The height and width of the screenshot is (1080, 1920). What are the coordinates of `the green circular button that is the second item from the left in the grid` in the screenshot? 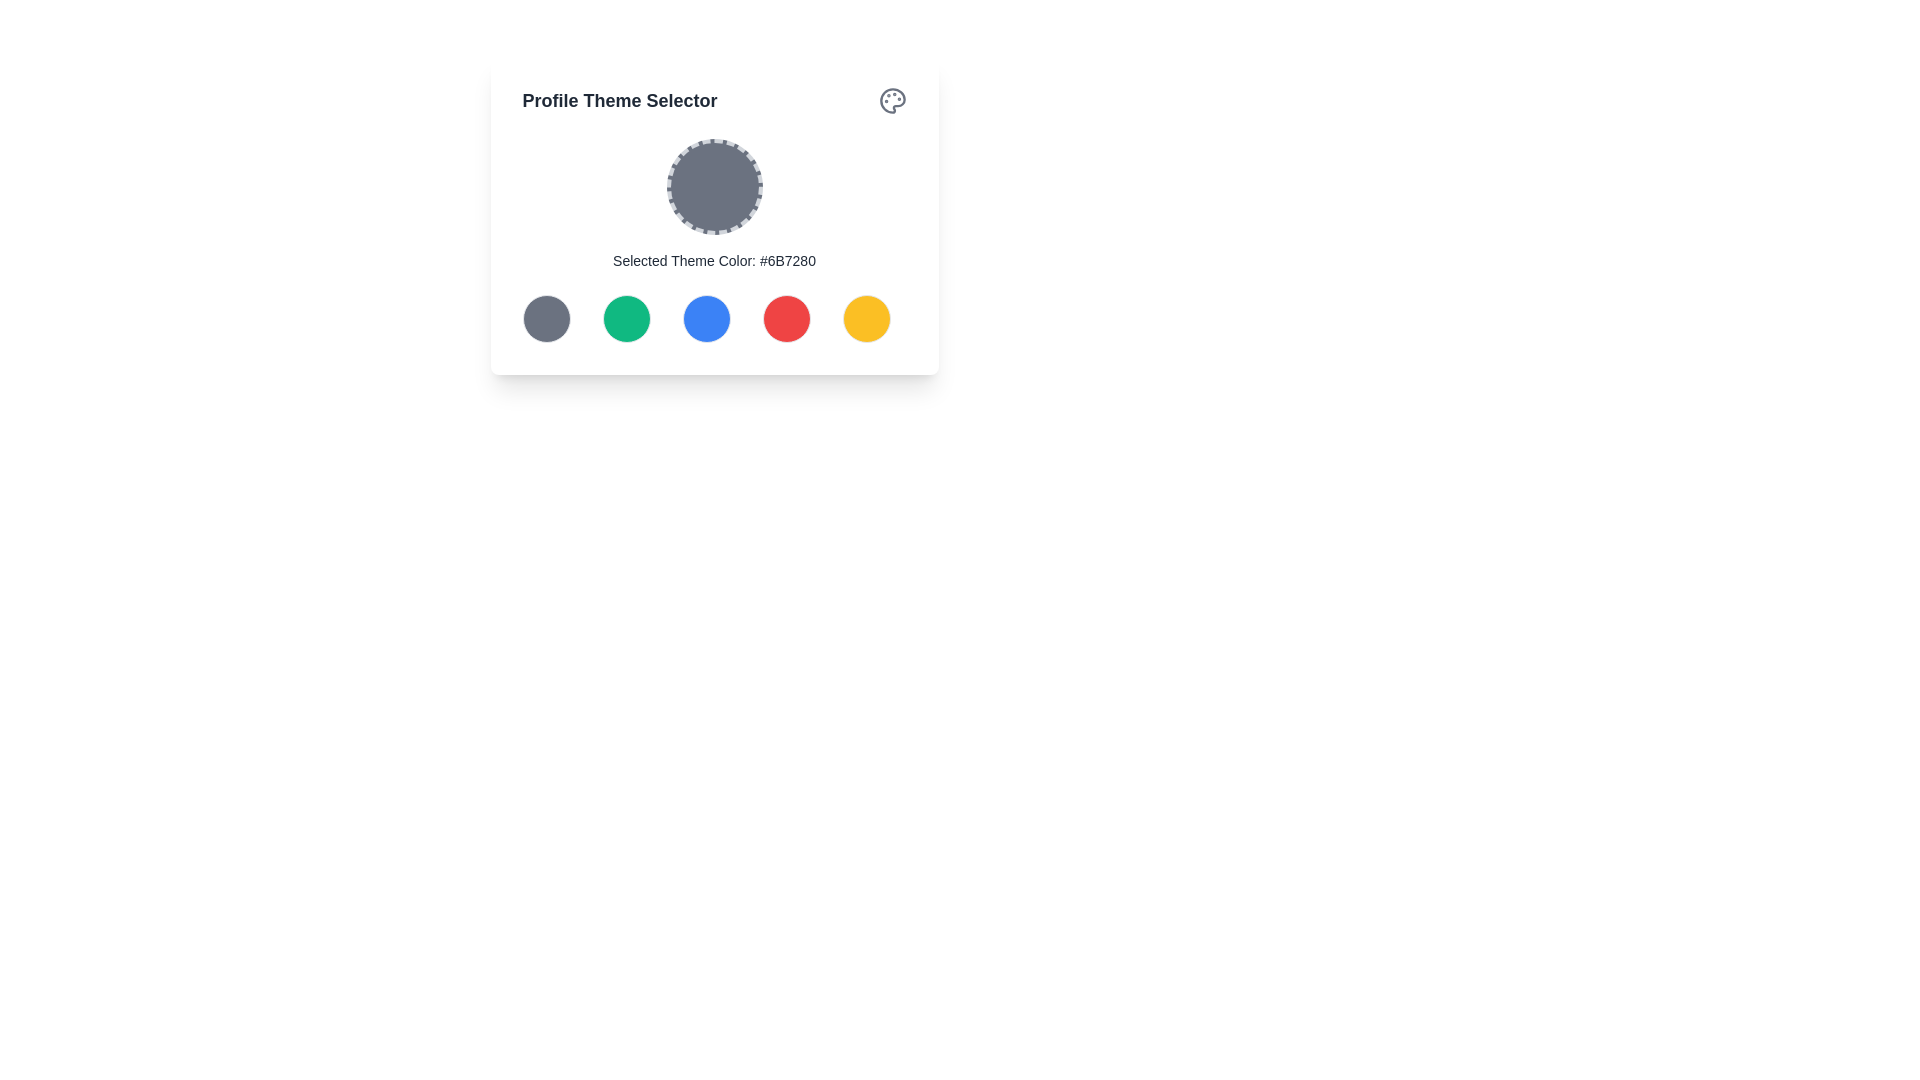 It's located at (625, 318).